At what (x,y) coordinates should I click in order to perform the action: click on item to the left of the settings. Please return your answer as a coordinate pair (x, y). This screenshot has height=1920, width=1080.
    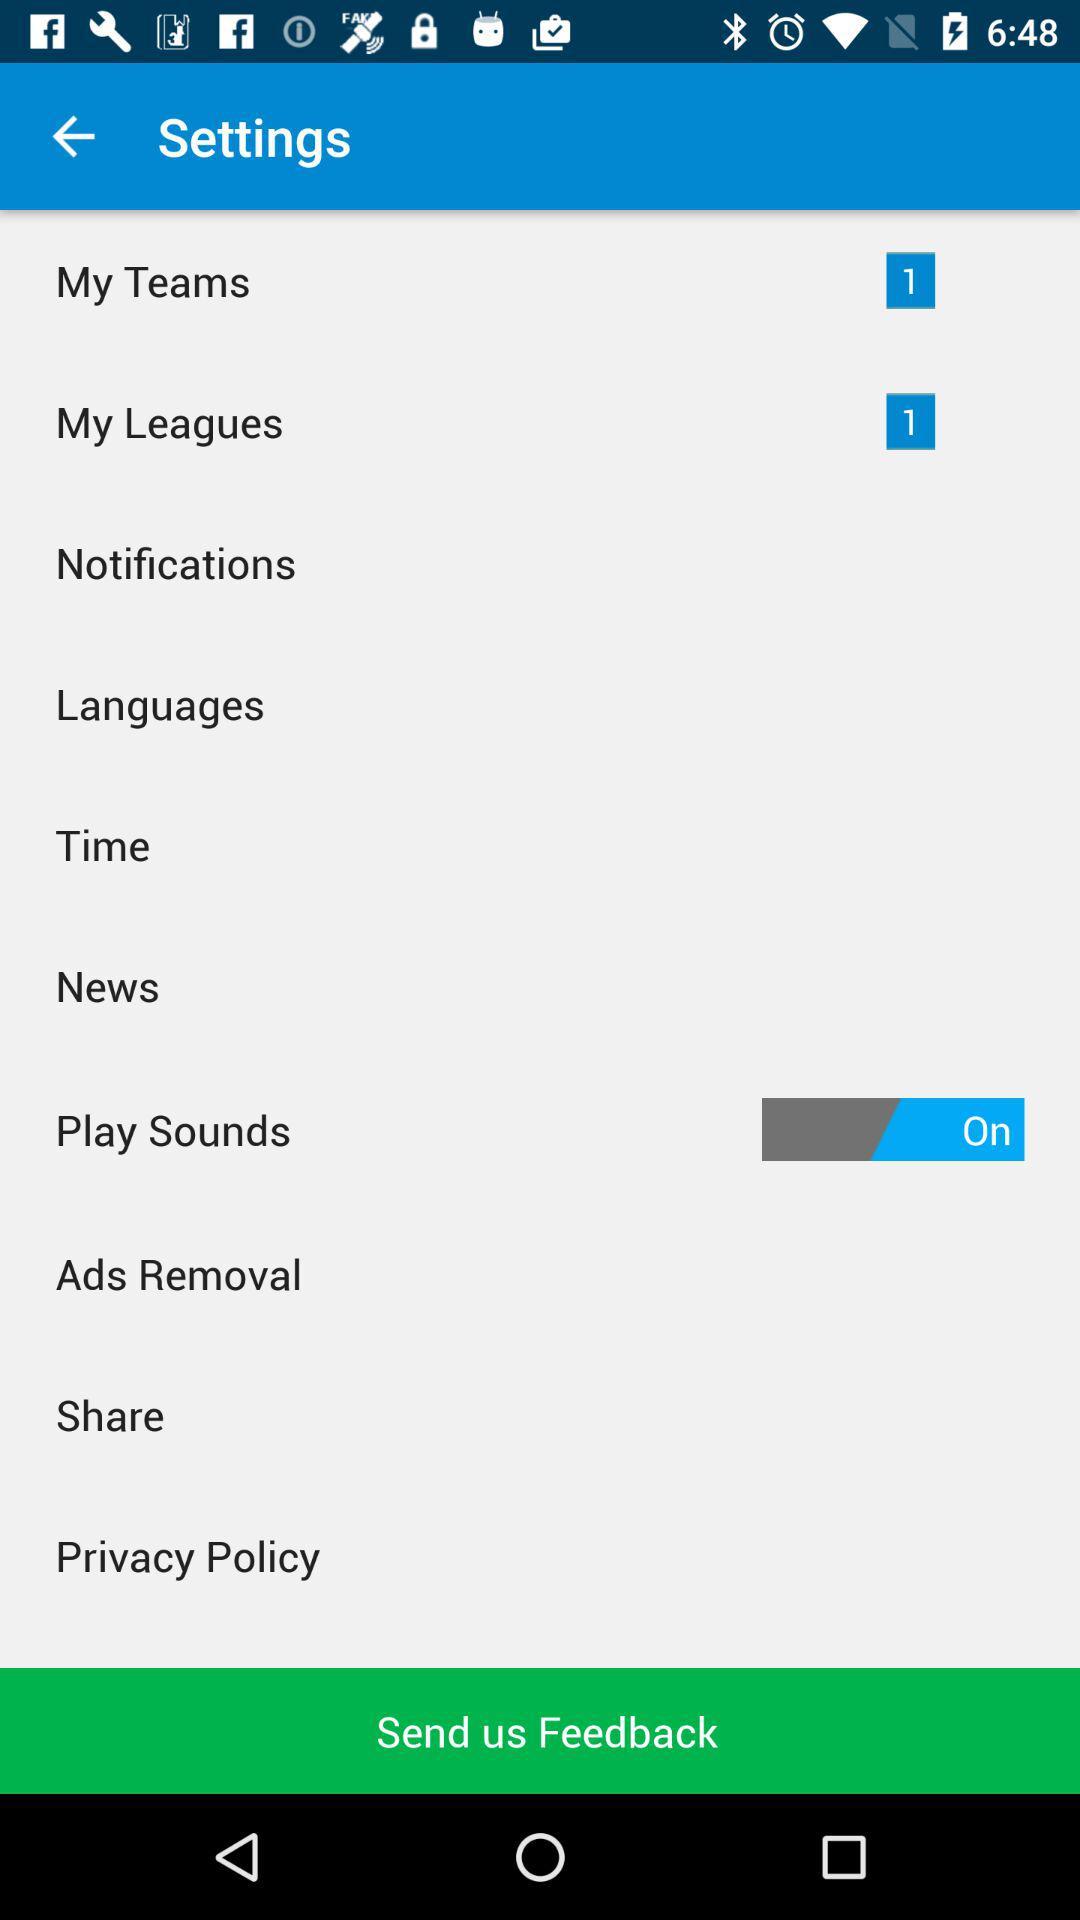
    Looking at the image, I should click on (72, 135).